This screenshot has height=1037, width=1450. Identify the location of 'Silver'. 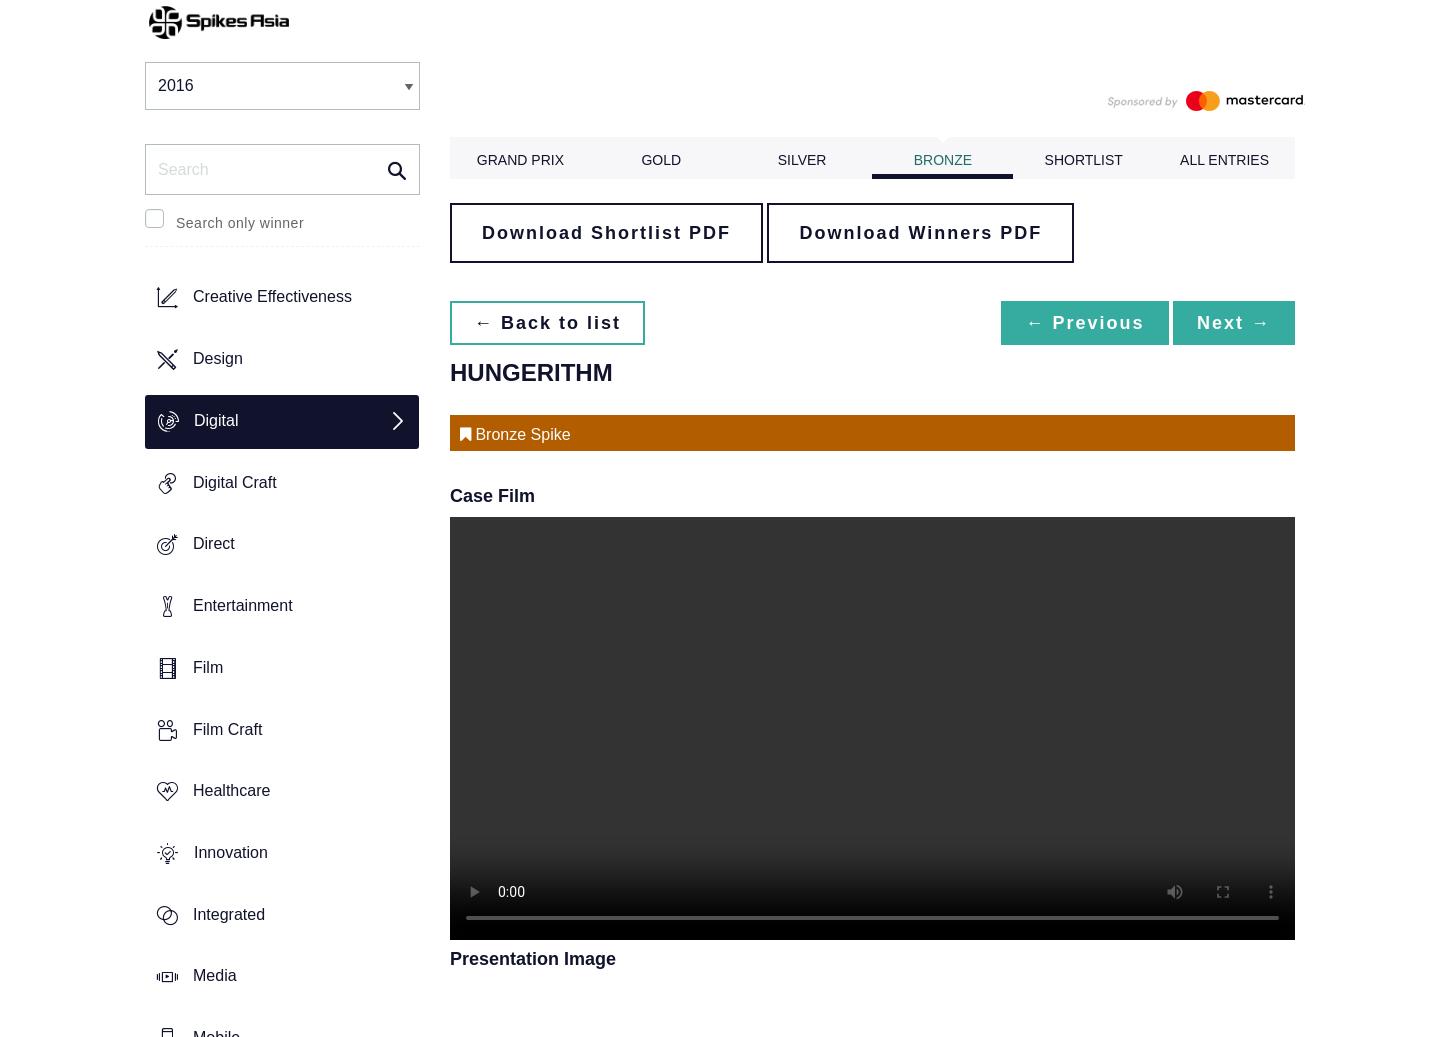
(777, 159).